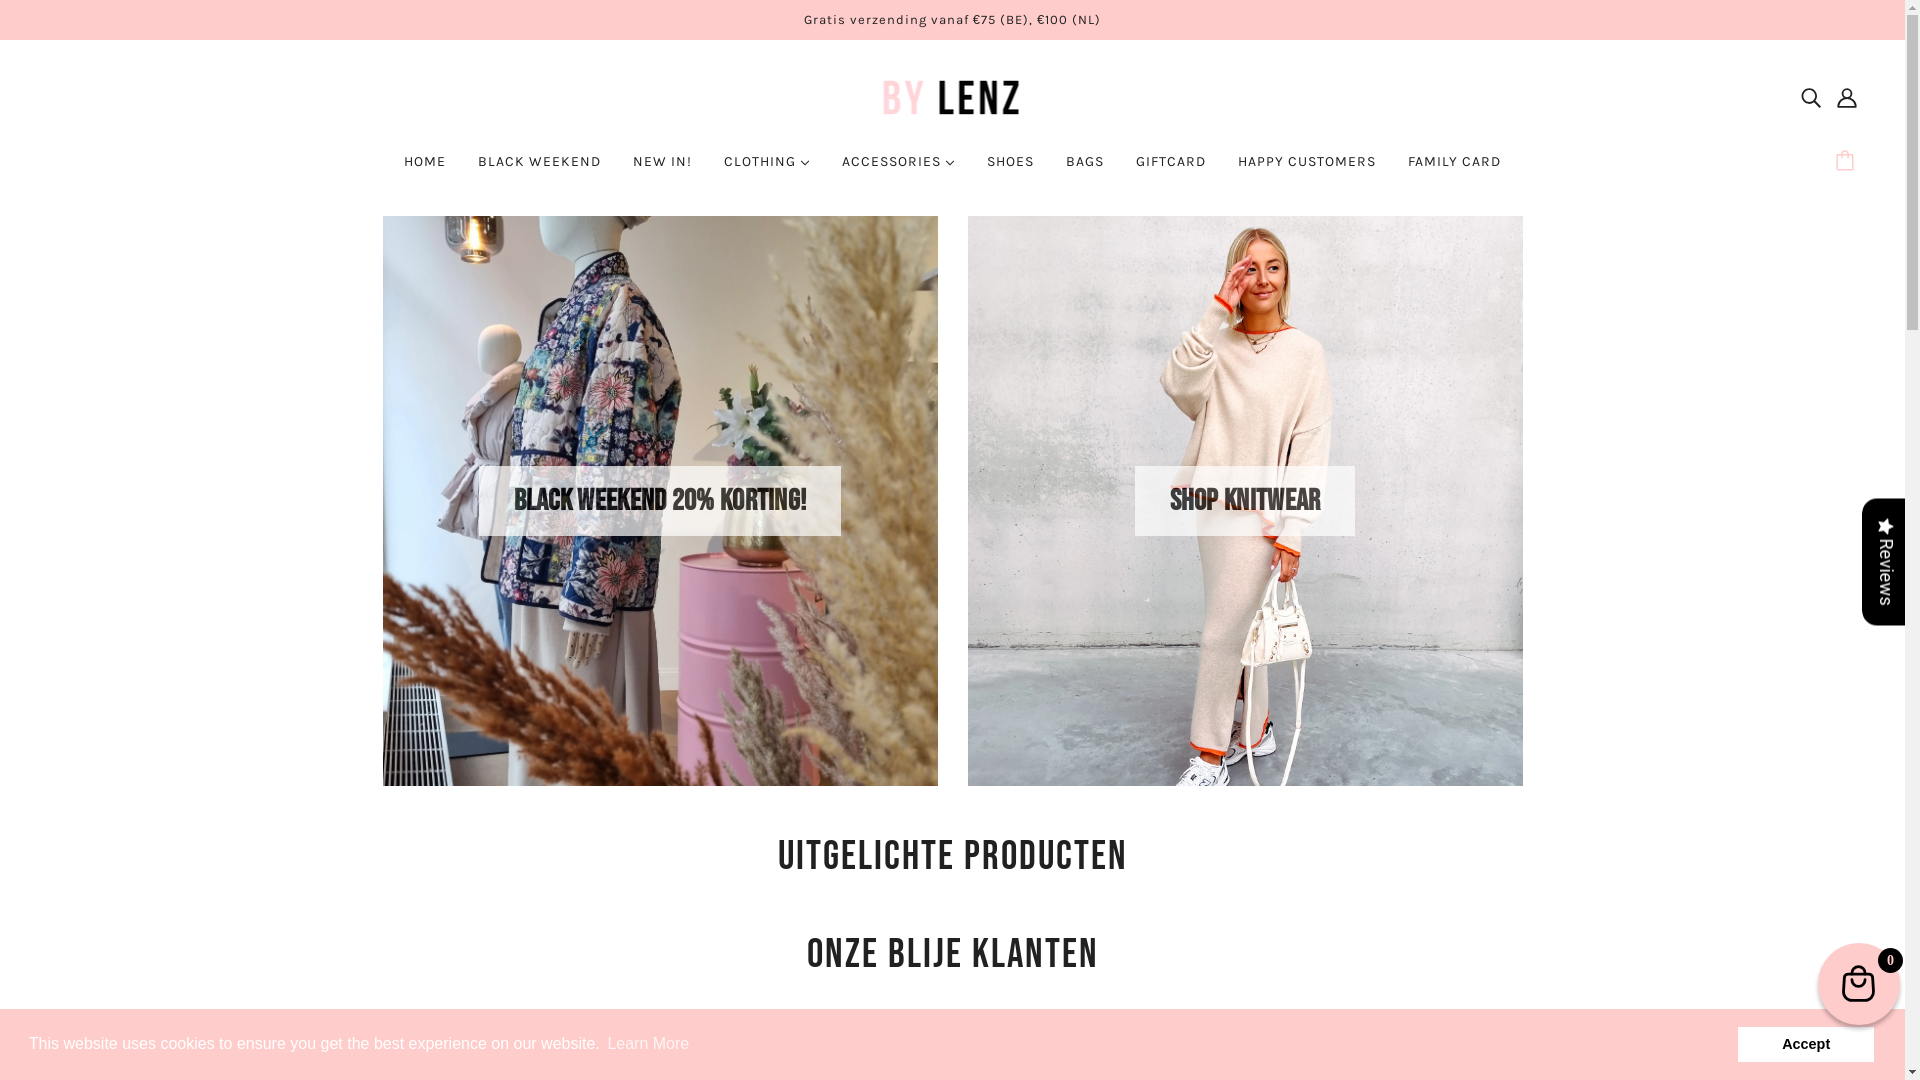  Describe the element at coordinates (660, 500) in the screenshot. I see `'BLACK WEEKEND 20% KORTING!'` at that location.